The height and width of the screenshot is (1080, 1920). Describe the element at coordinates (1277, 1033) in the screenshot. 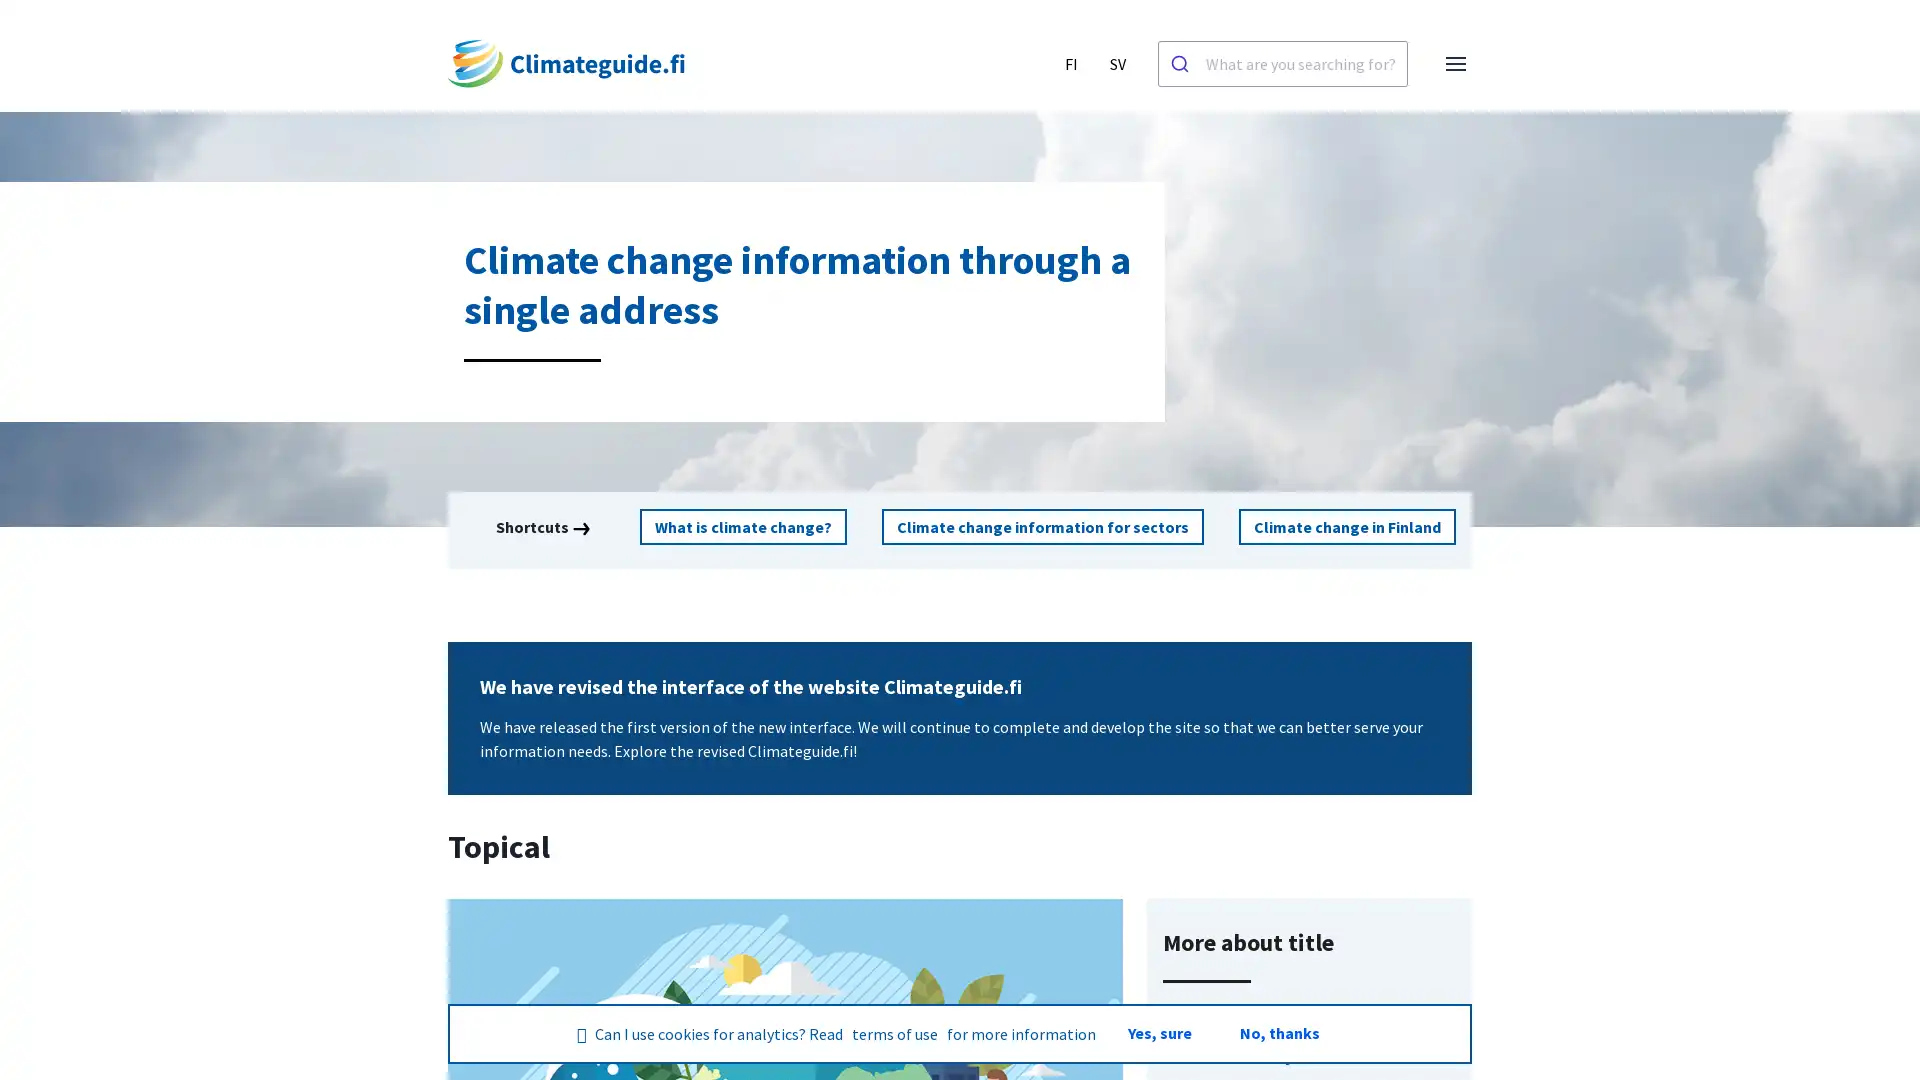

I see `No, thanks` at that location.